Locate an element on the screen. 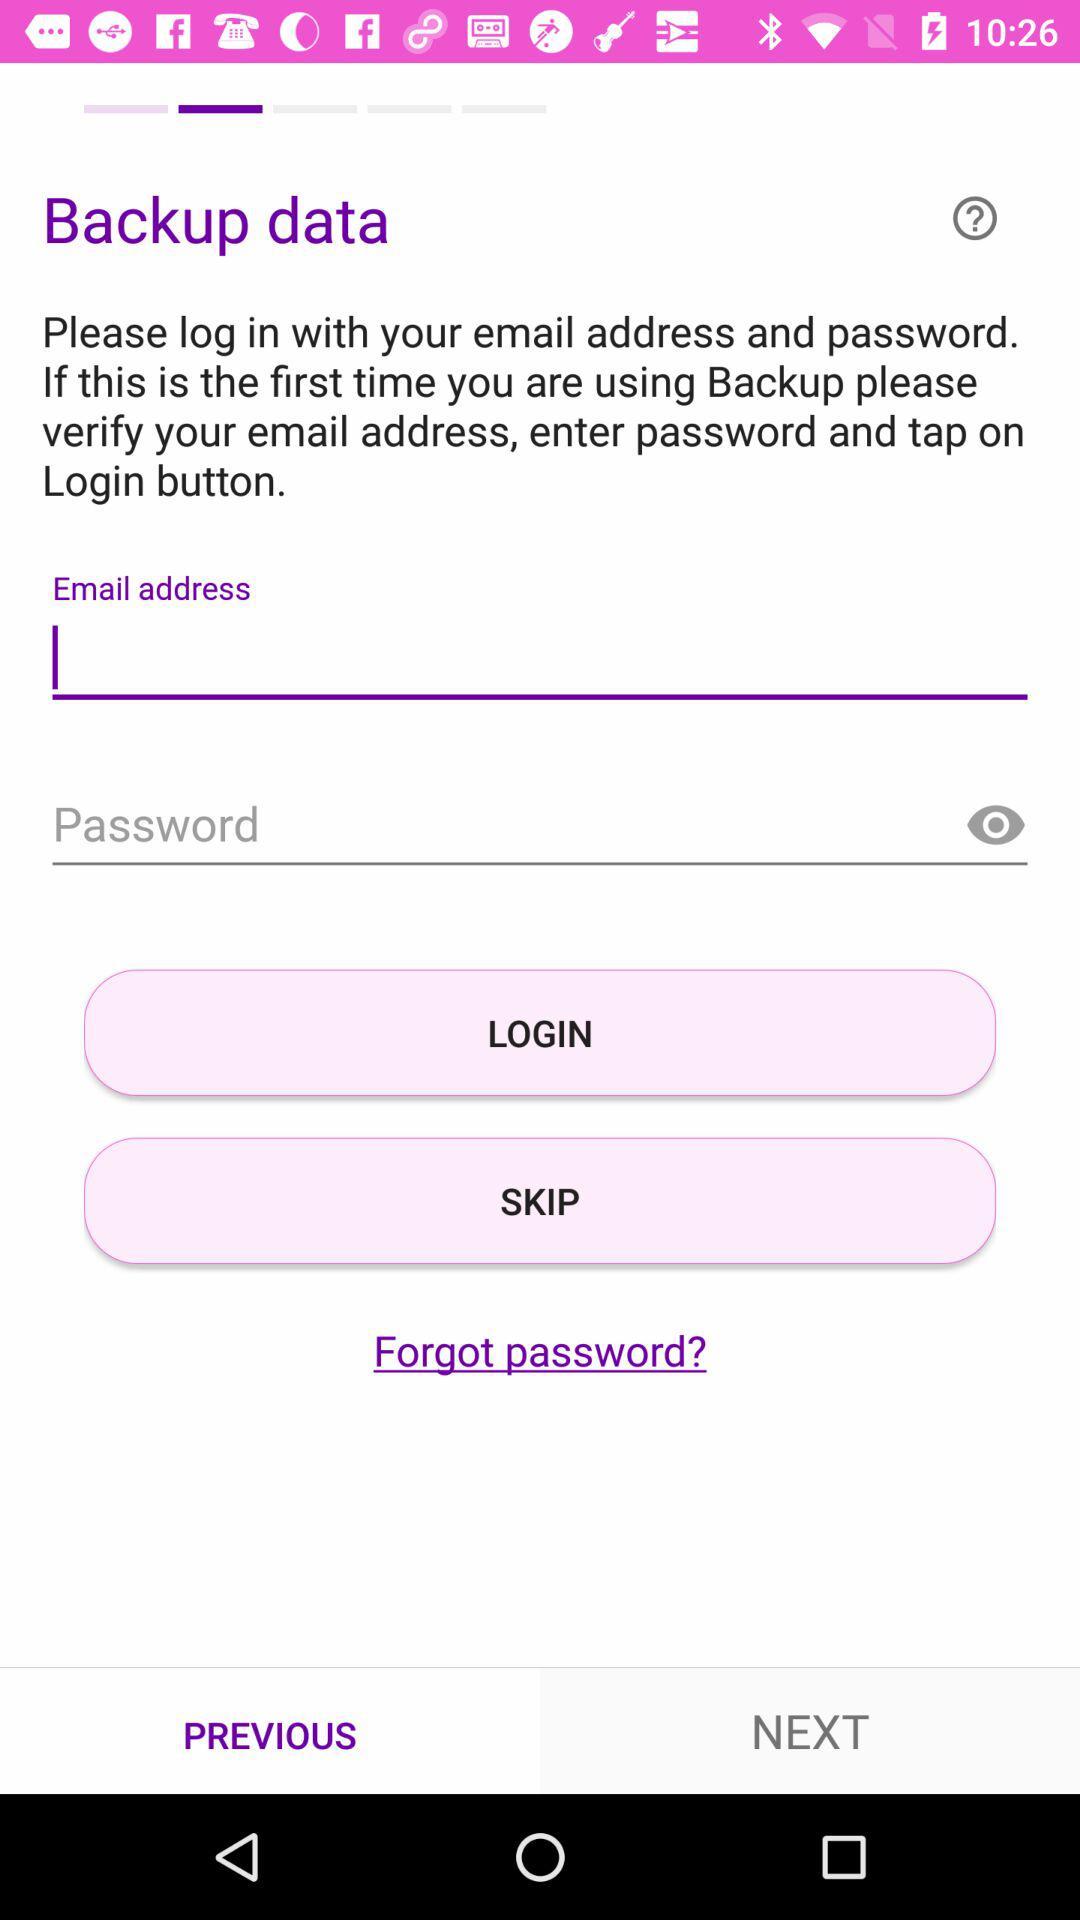  email address is located at coordinates (540, 658).